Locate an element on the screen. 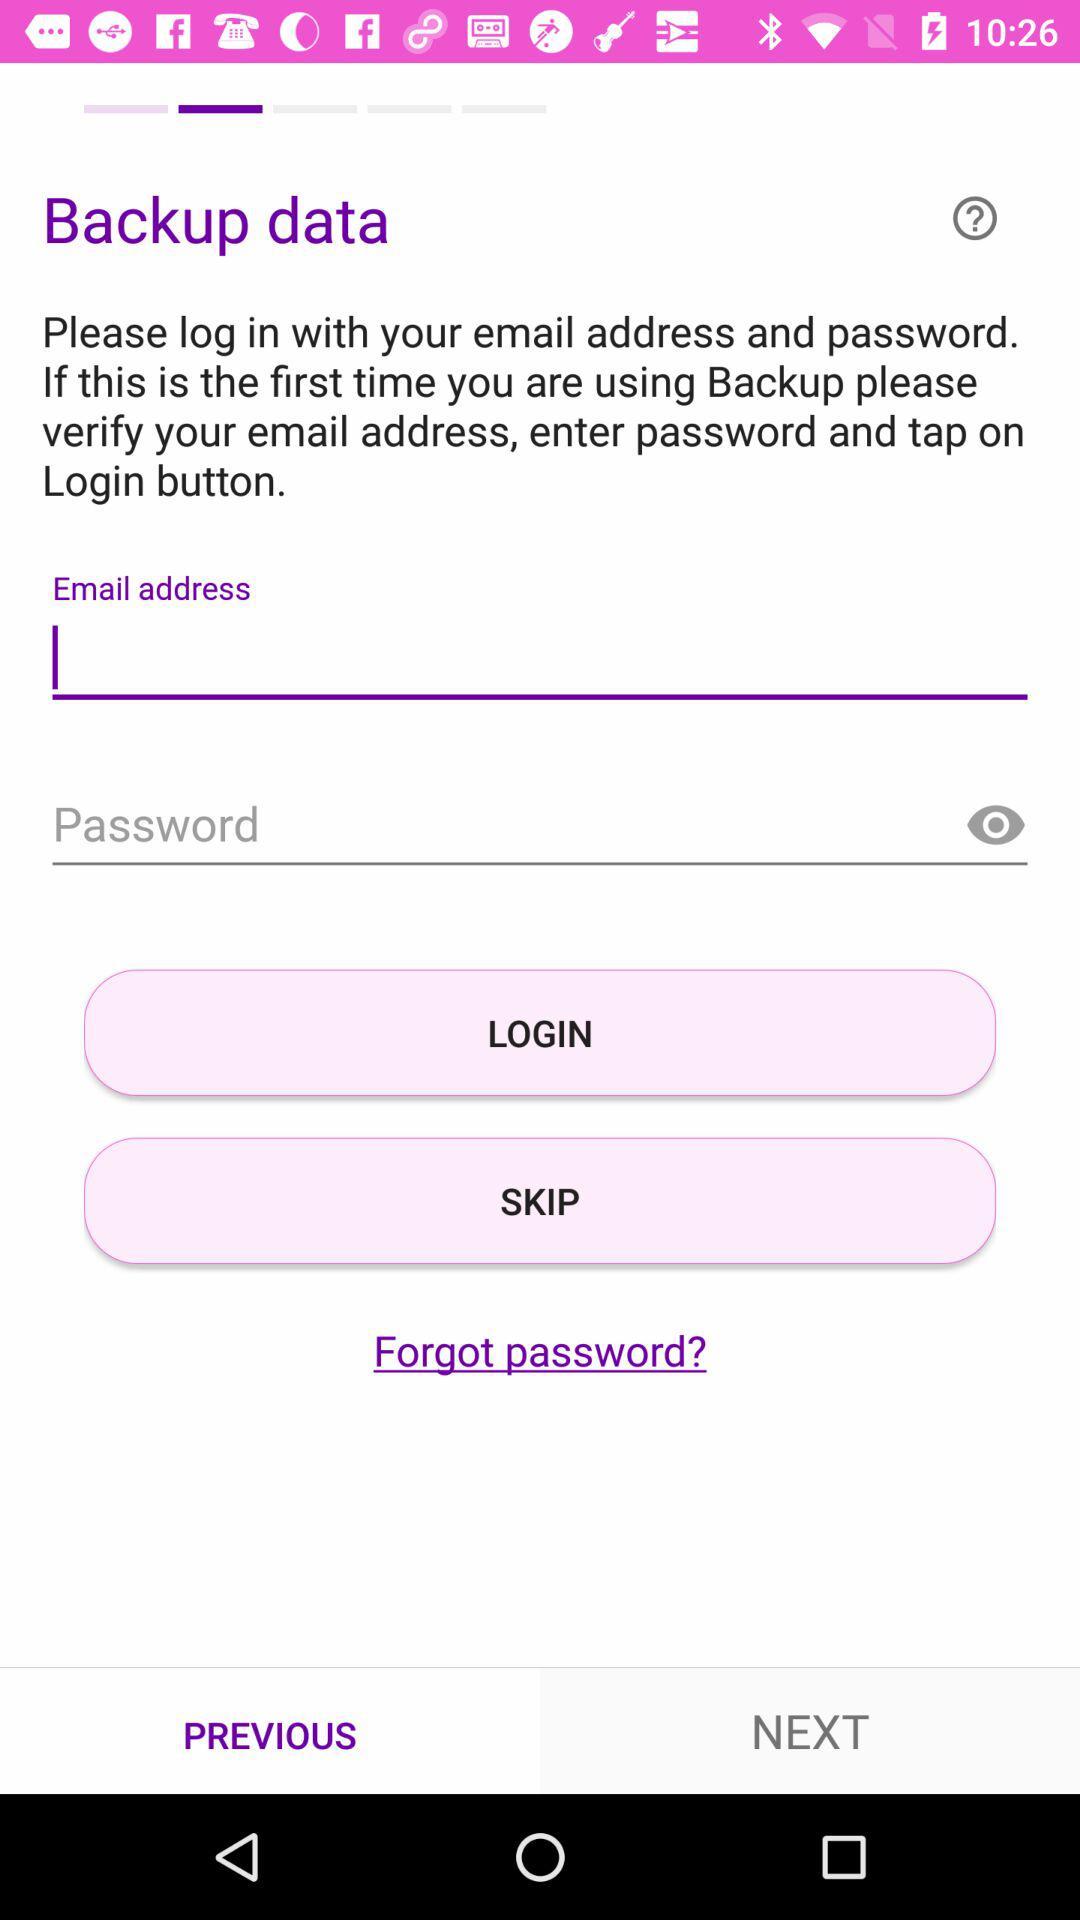  email address is located at coordinates (540, 658).